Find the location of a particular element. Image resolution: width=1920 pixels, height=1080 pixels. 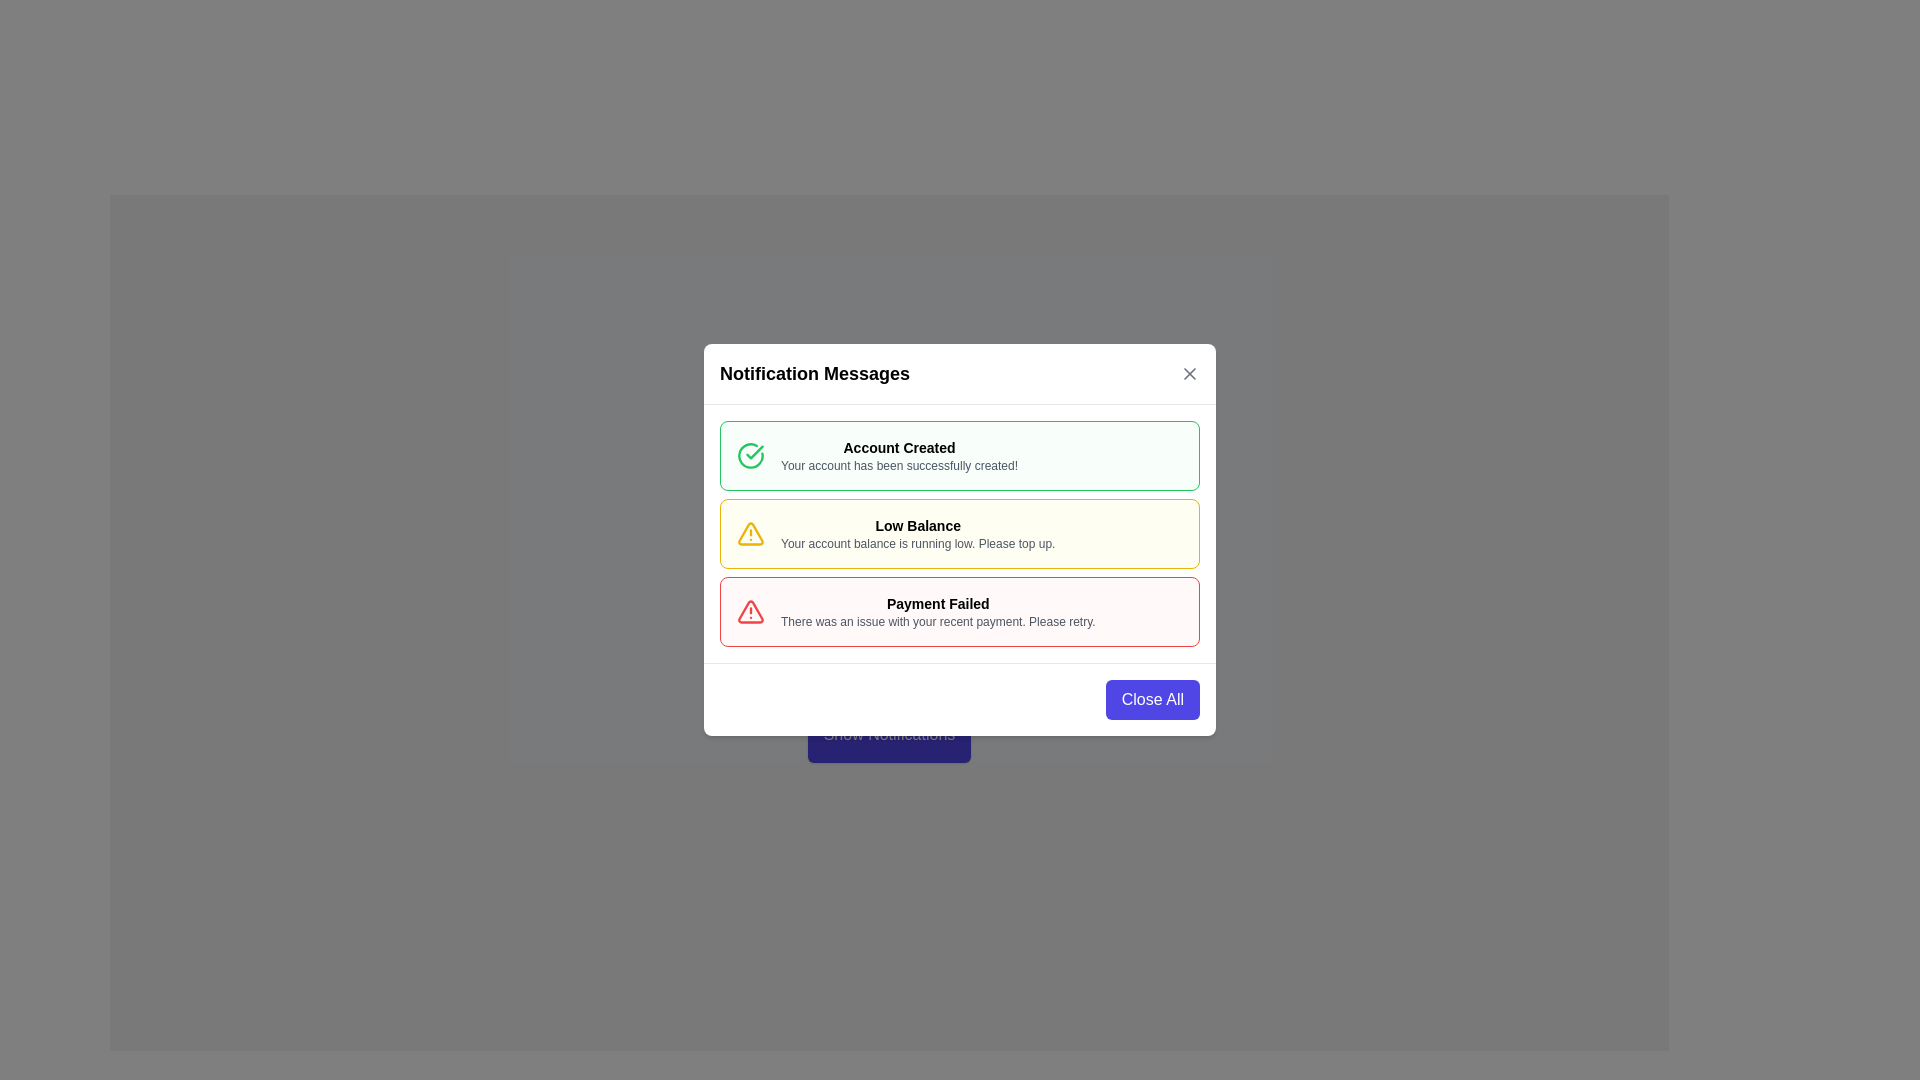

the 'Close All' button using tab navigation is located at coordinates (1152, 698).